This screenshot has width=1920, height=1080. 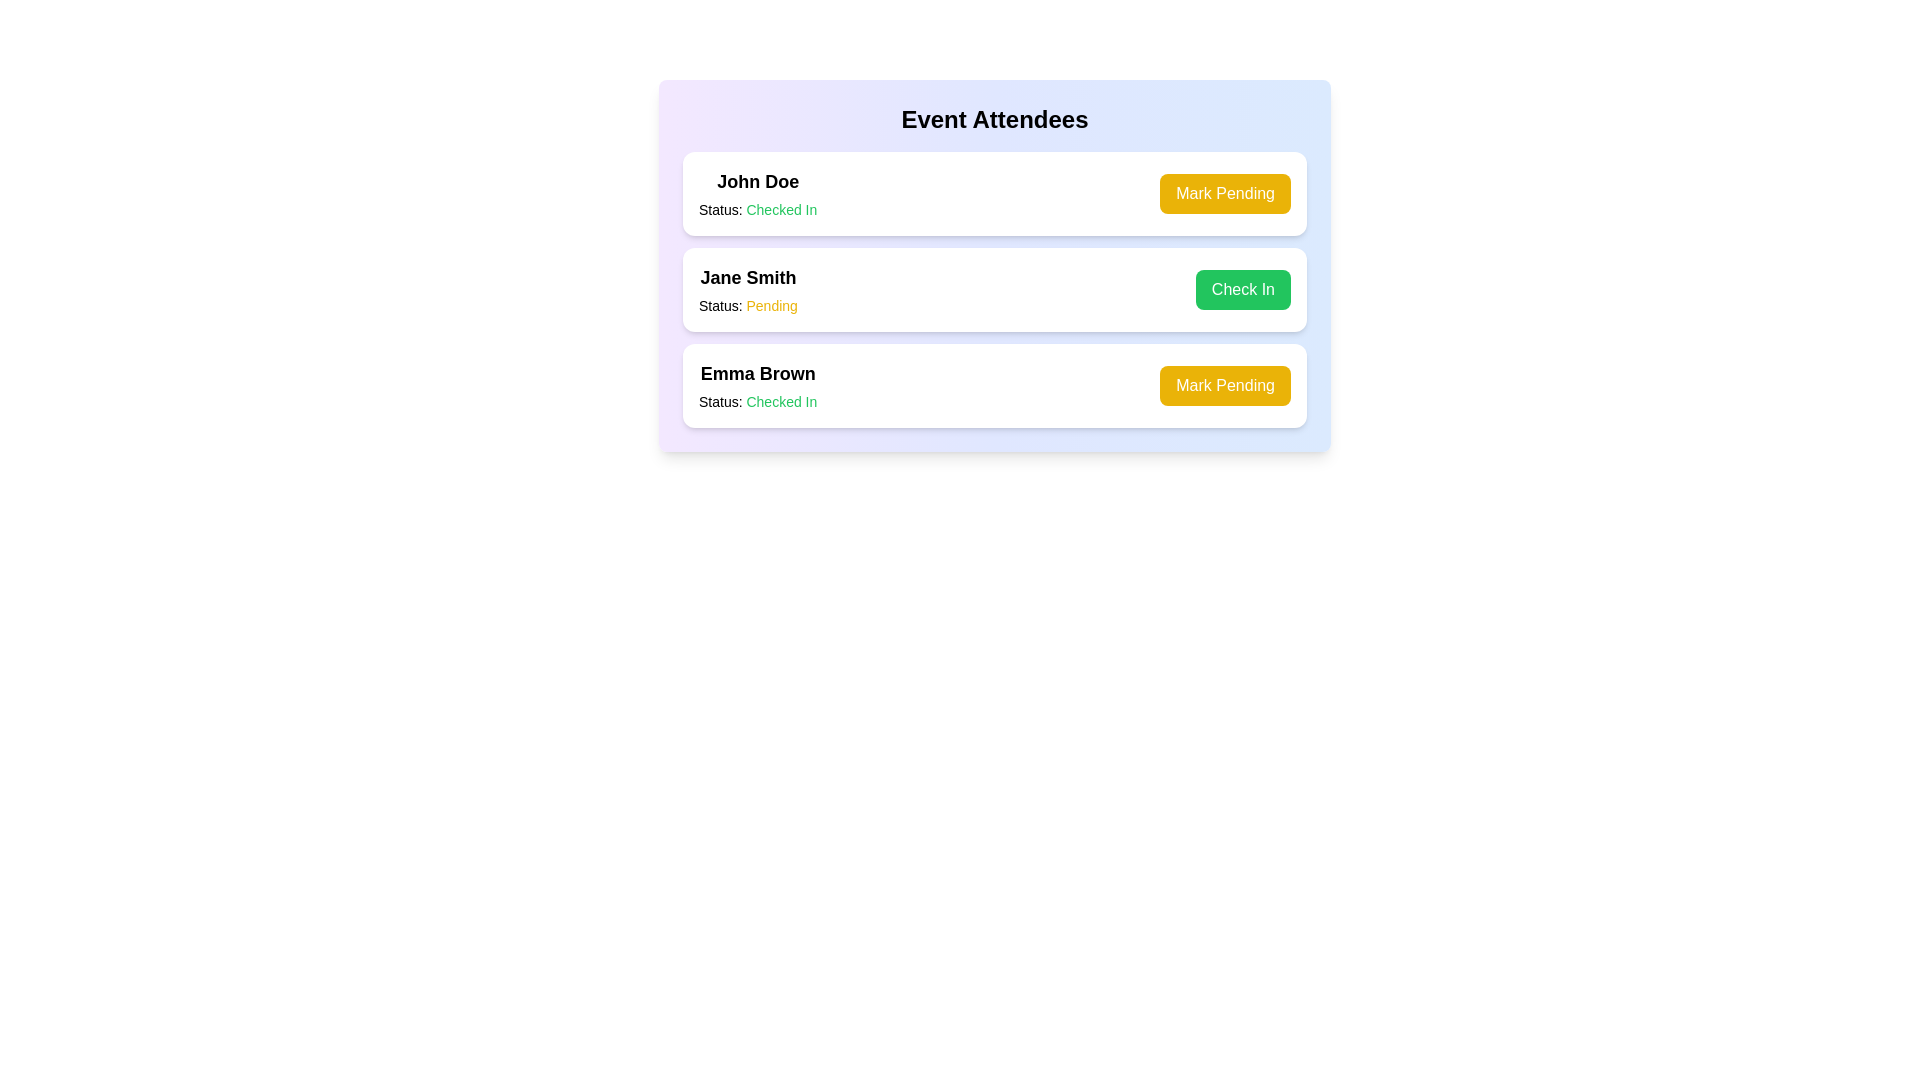 What do you see at coordinates (1223, 193) in the screenshot?
I see `the button labeled 'Mark Pending' to view its hover effect` at bounding box center [1223, 193].